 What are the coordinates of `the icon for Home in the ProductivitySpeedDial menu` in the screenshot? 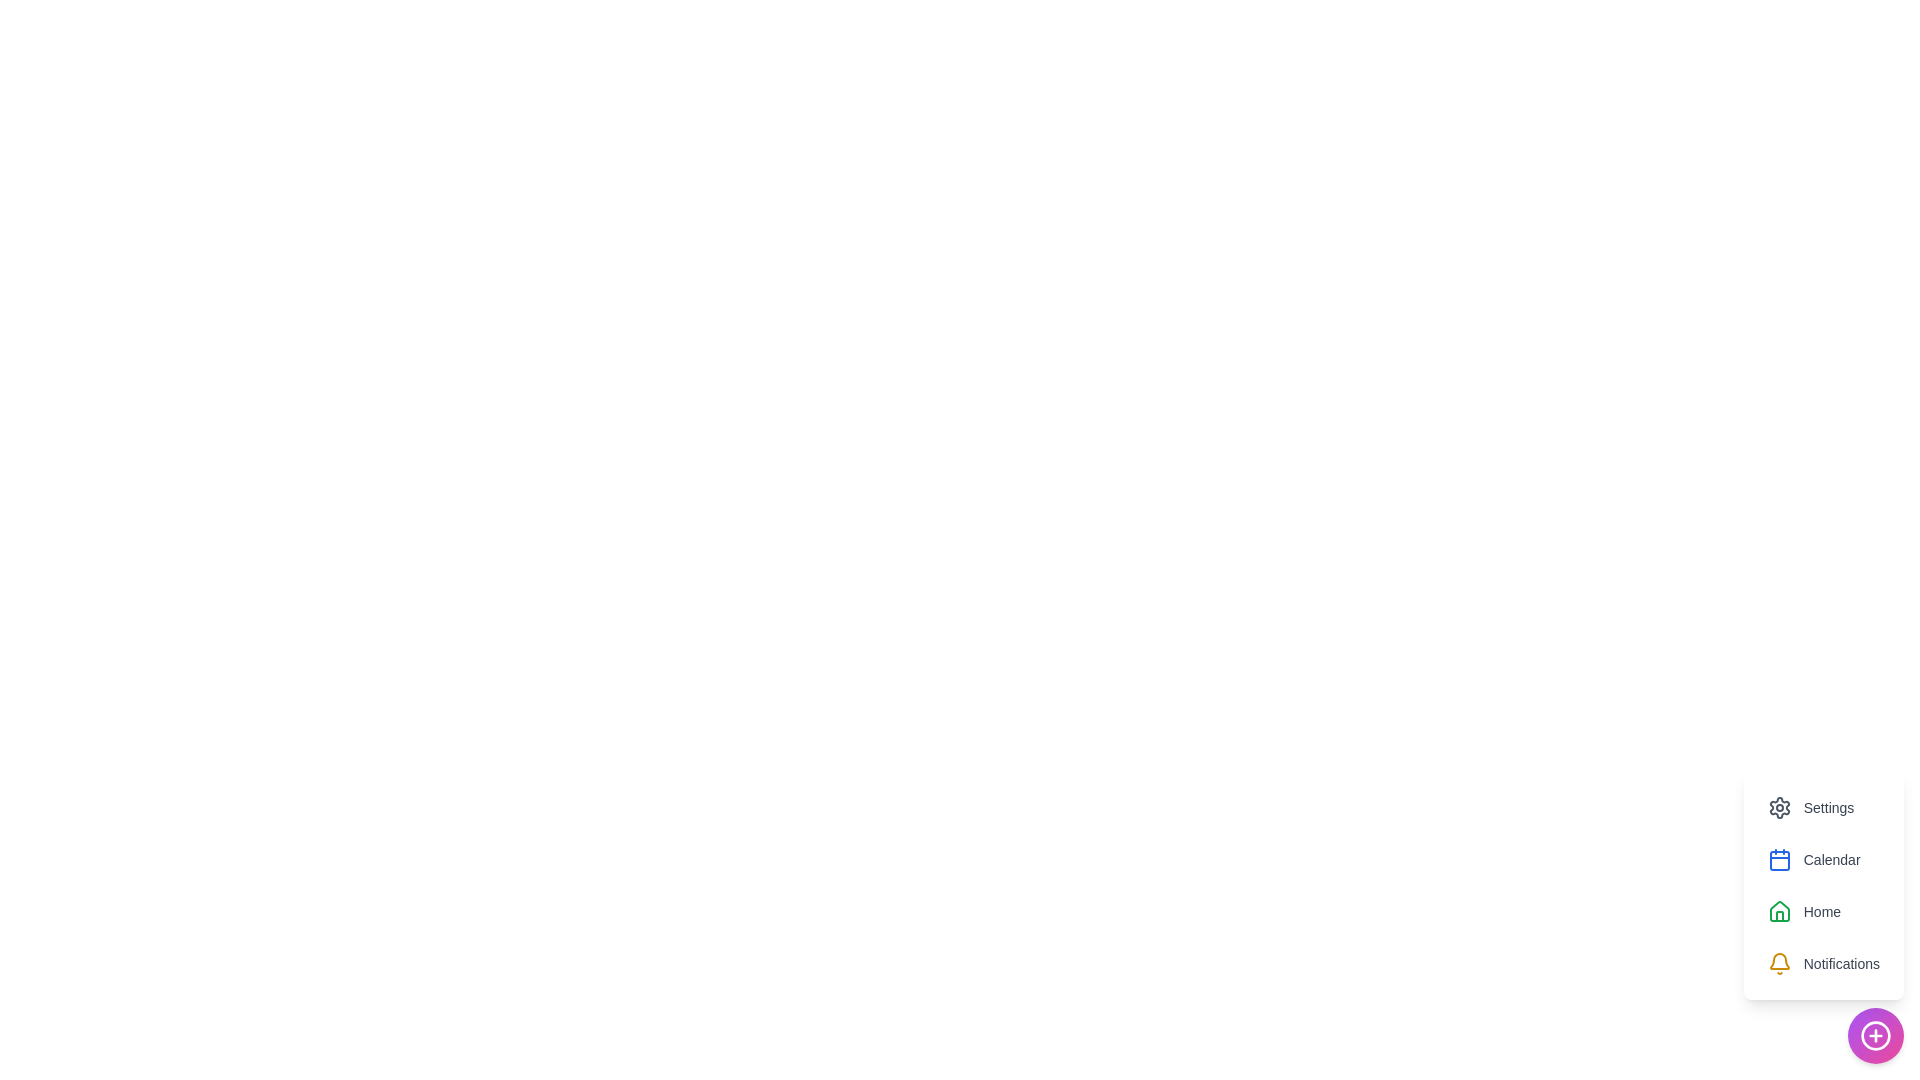 It's located at (1779, 911).